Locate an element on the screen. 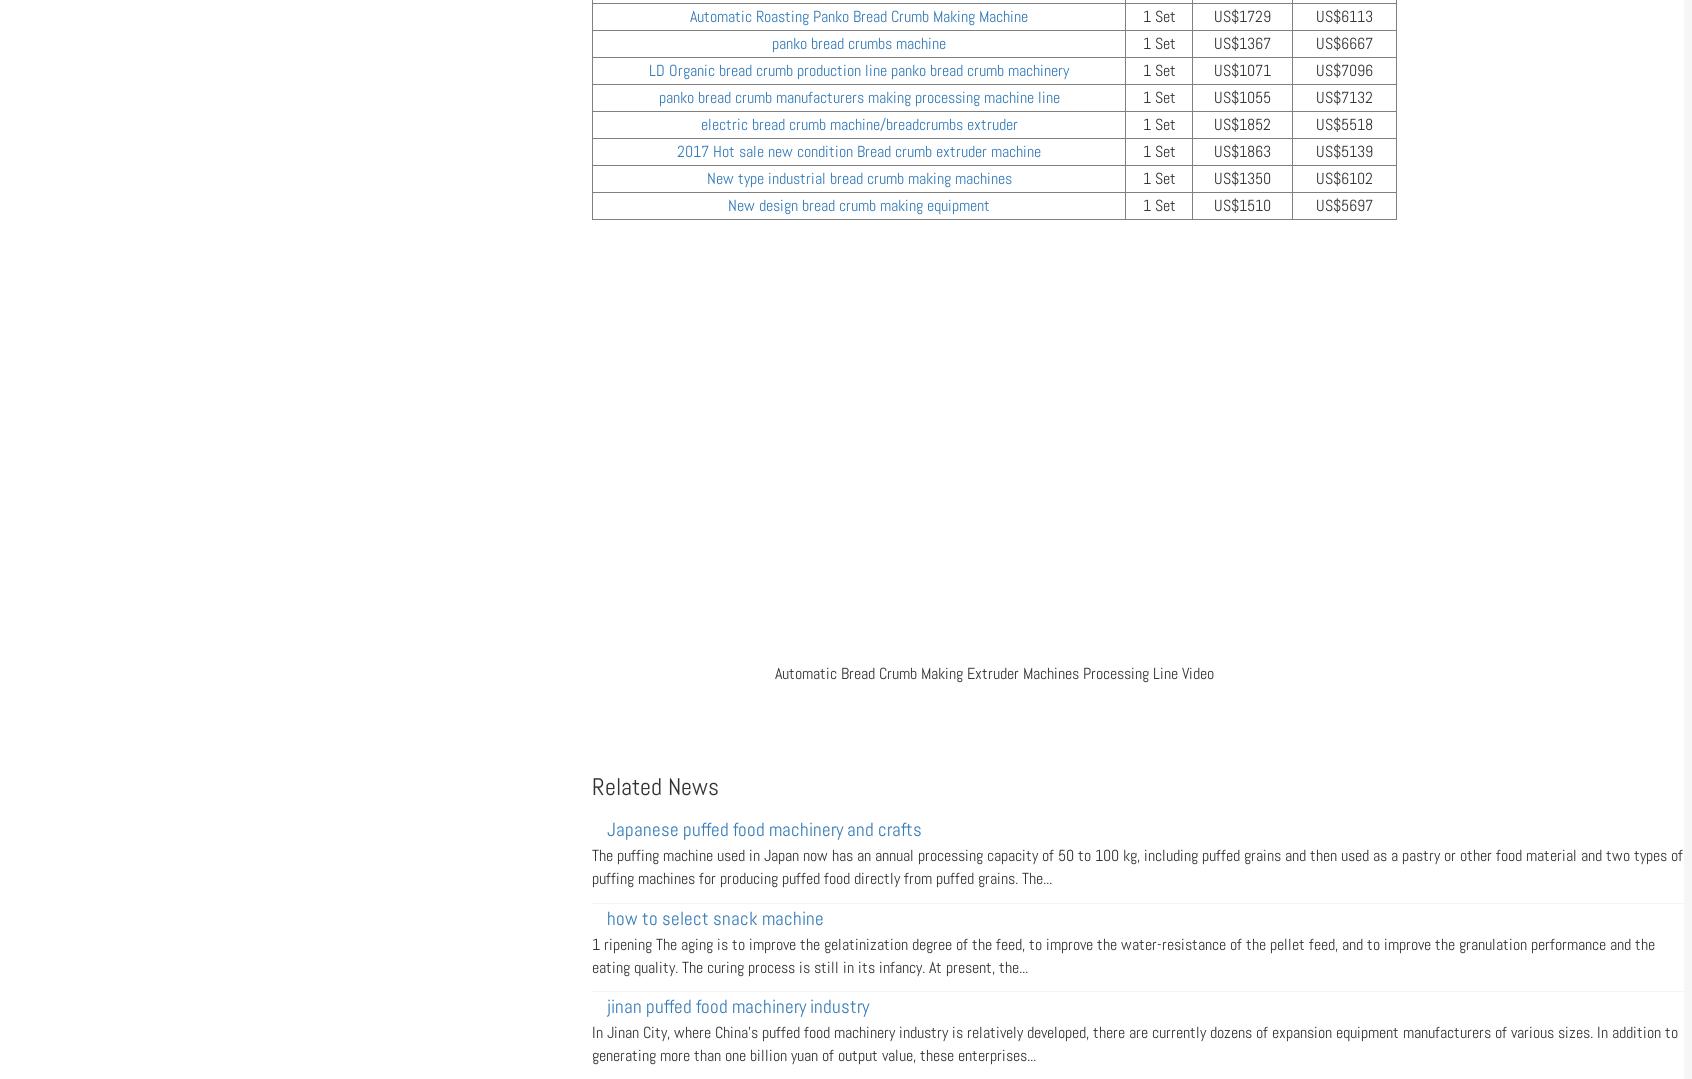 This screenshot has width=1692, height=1079. 'US$6102' is located at coordinates (1344, 178).